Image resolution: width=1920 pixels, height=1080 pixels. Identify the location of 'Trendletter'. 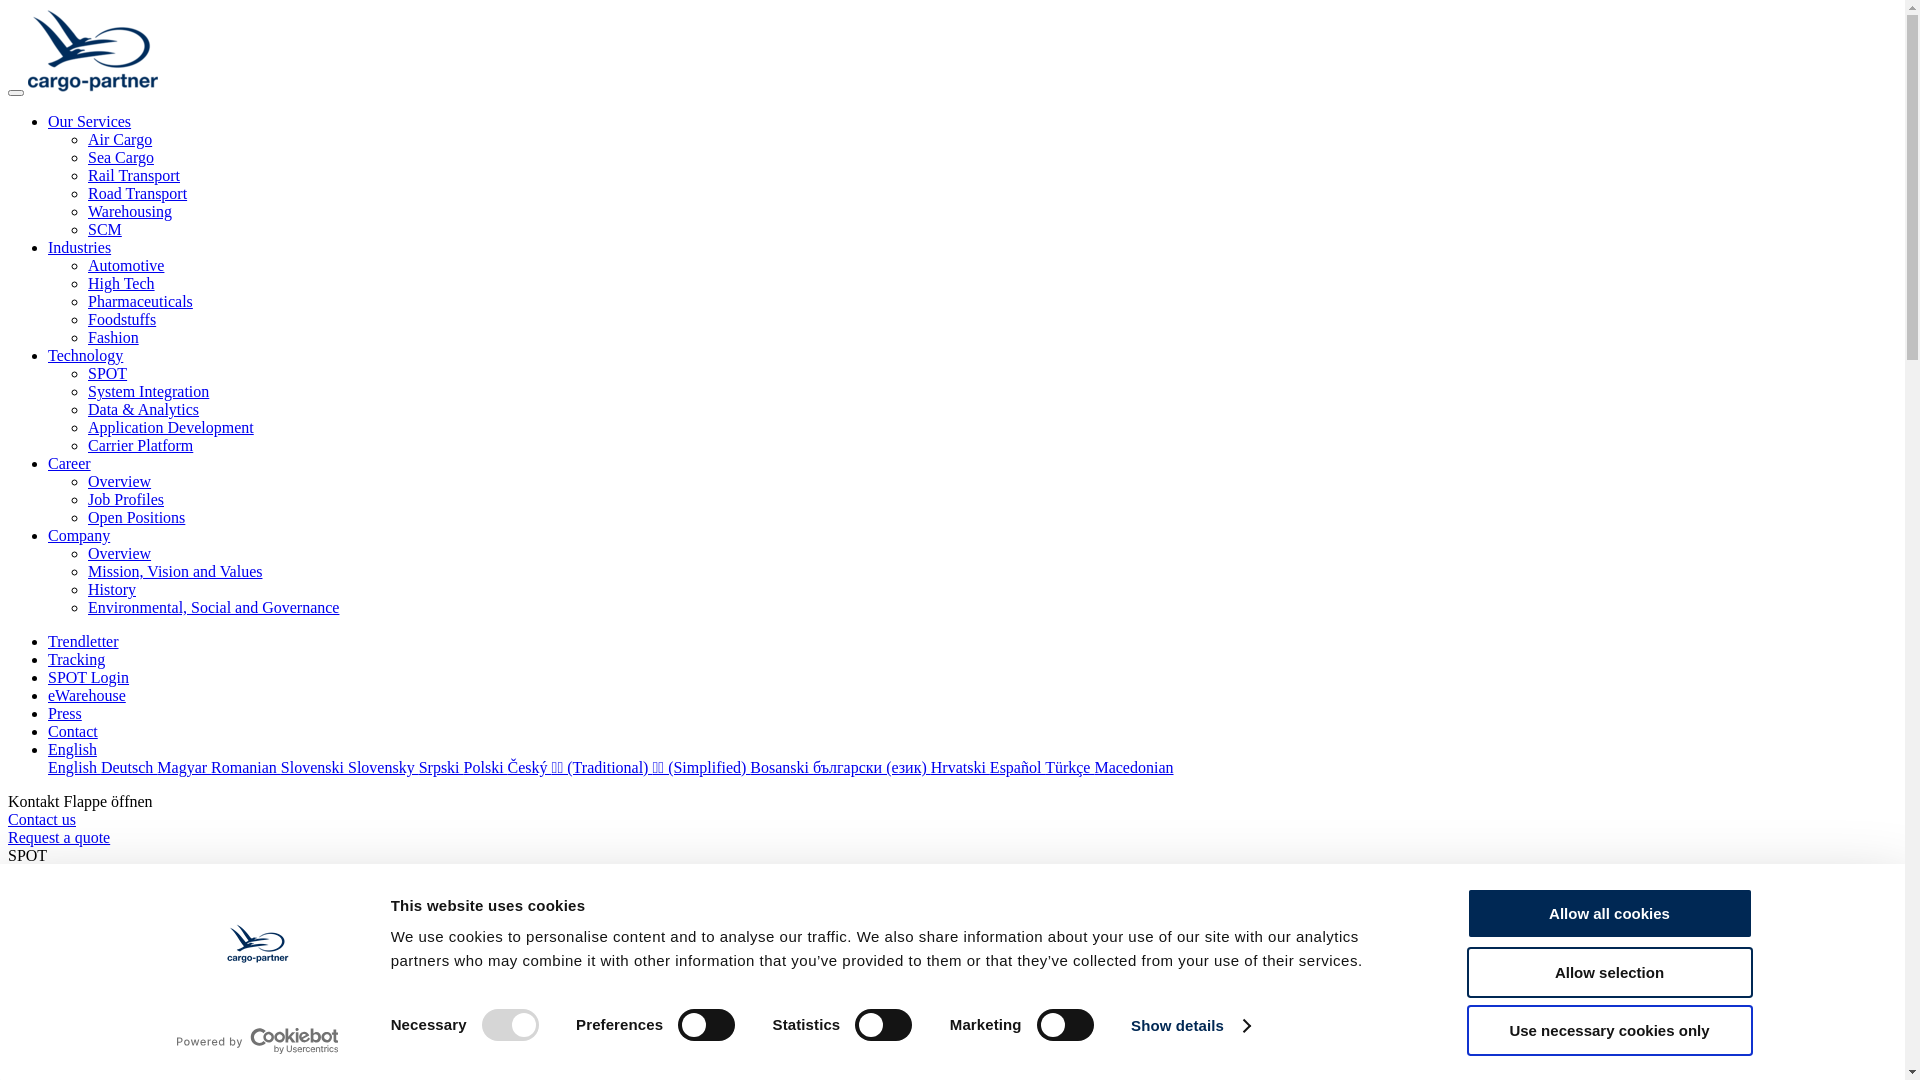
(82, 641).